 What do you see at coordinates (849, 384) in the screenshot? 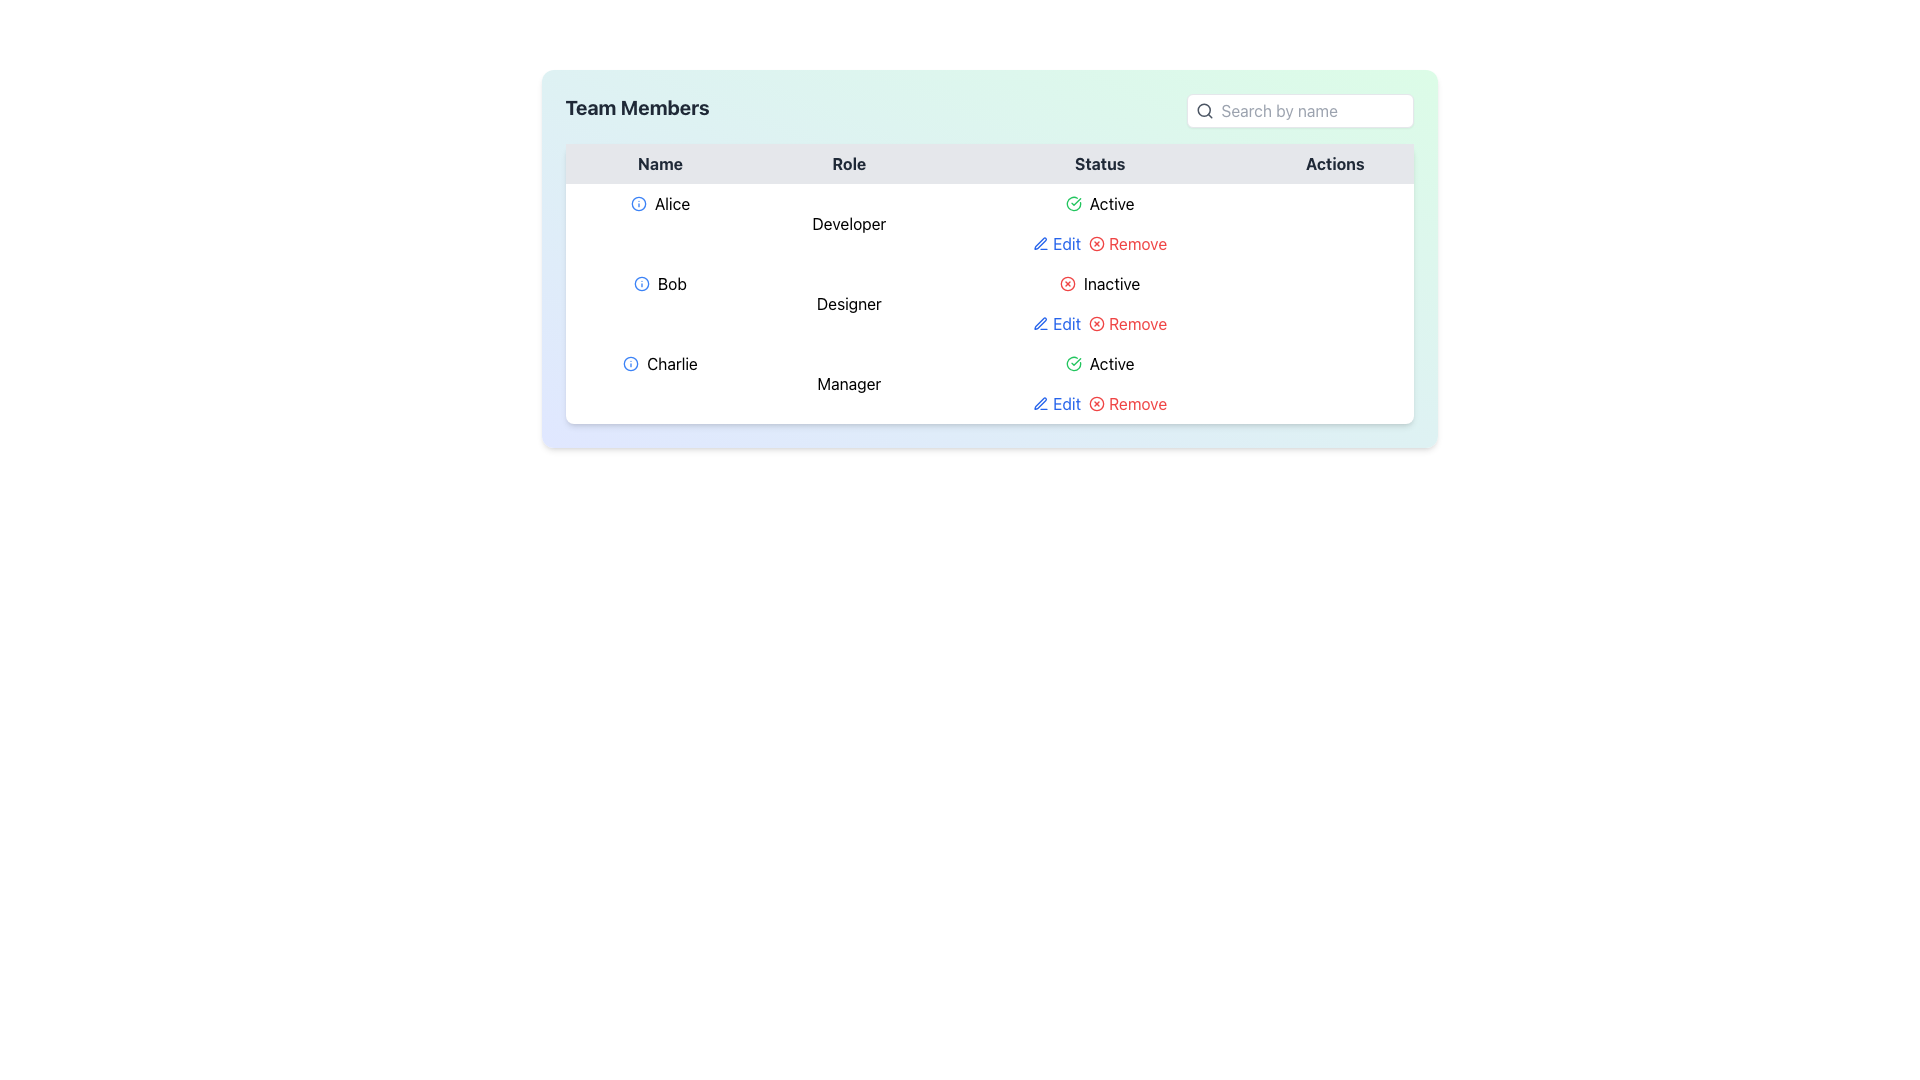
I see `the static text label displaying 'Manager' in the Role column of the table for the entry 'Charlie'` at bounding box center [849, 384].